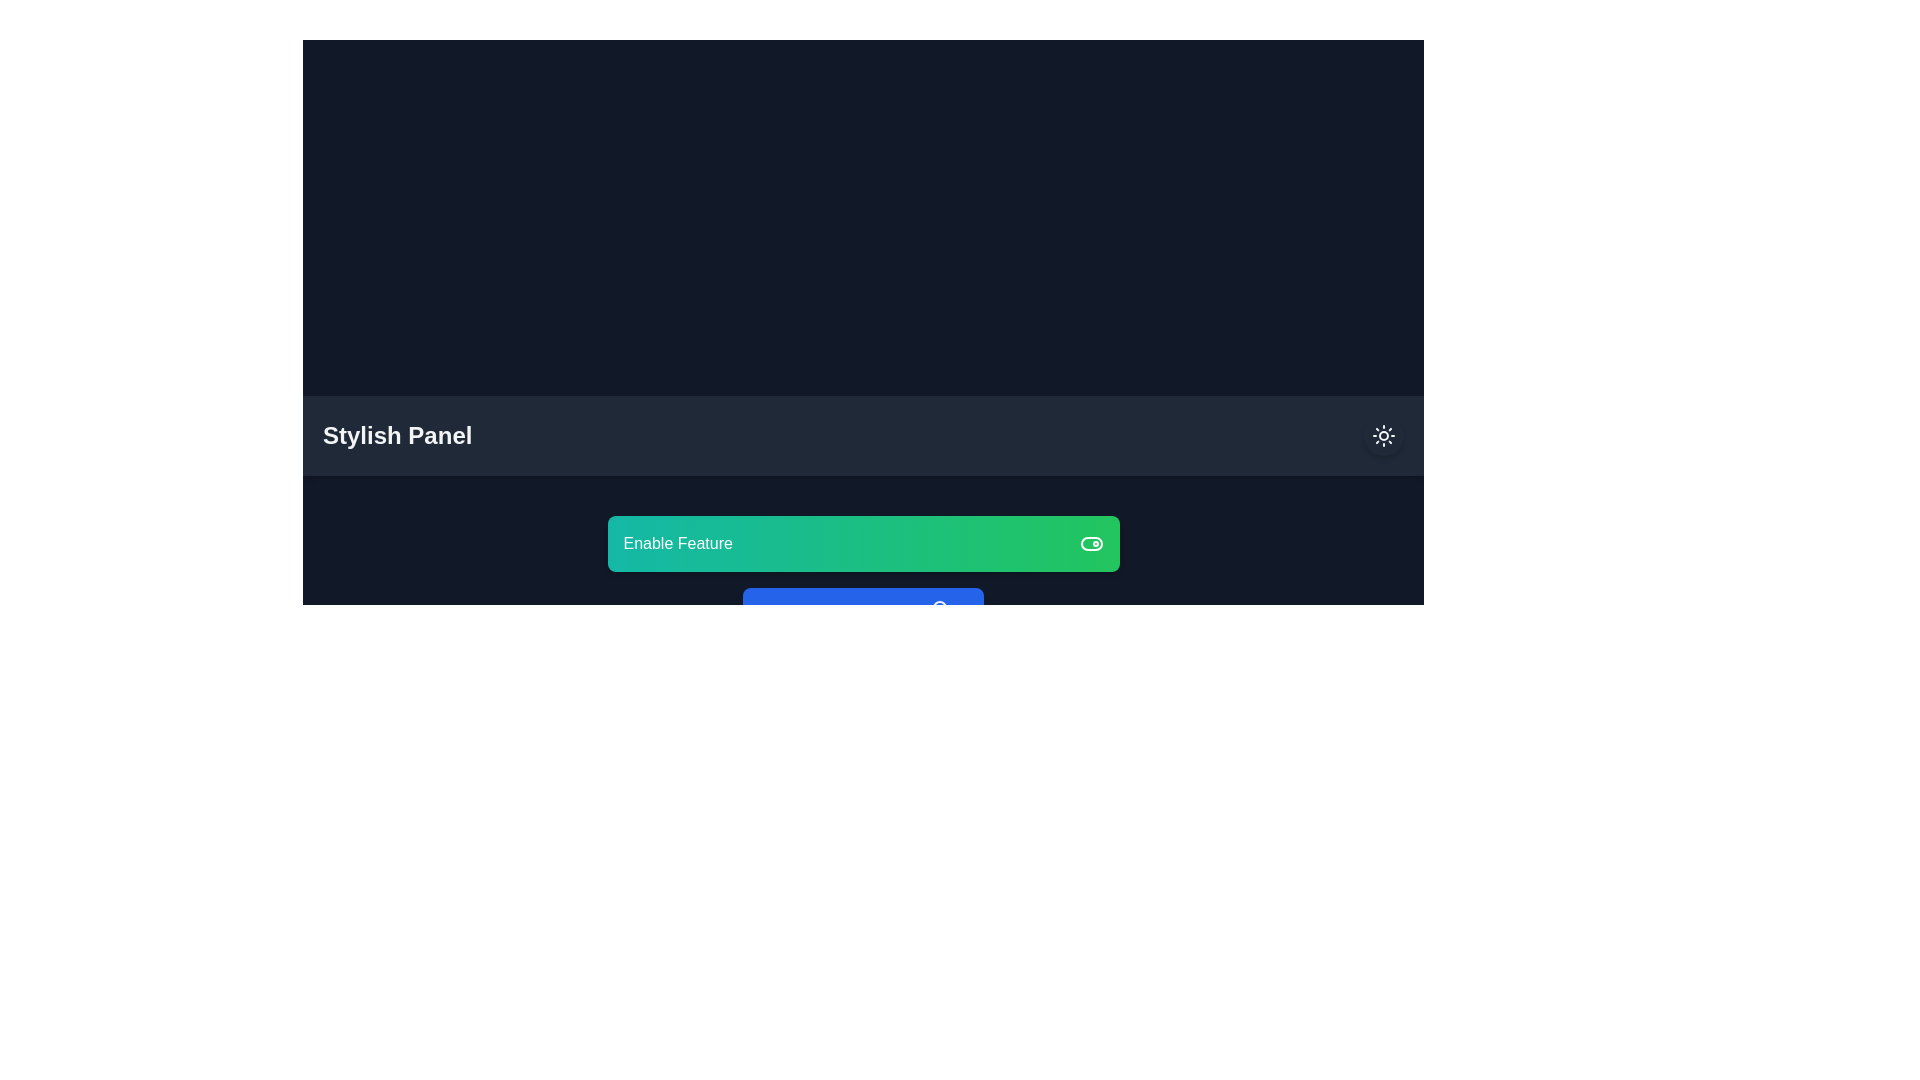 This screenshot has width=1920, height=1080. I want to click on the horizontal green pill-shaped toggle switch located next to the green button labeled 'Enable Feature', so click(1090, 543).